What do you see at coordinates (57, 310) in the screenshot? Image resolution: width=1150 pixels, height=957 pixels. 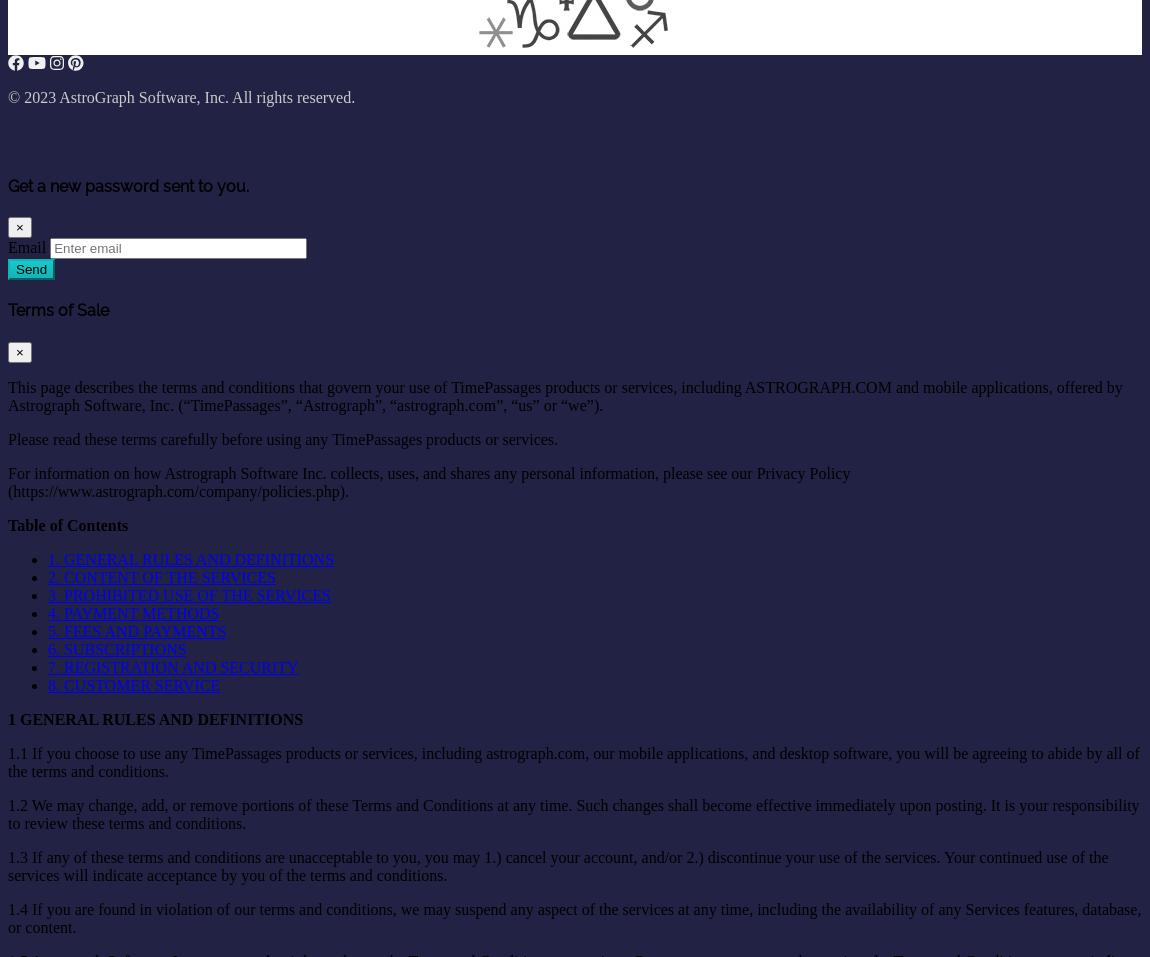 I see `'Terms of Sale'` at bounding box center [57, 310].